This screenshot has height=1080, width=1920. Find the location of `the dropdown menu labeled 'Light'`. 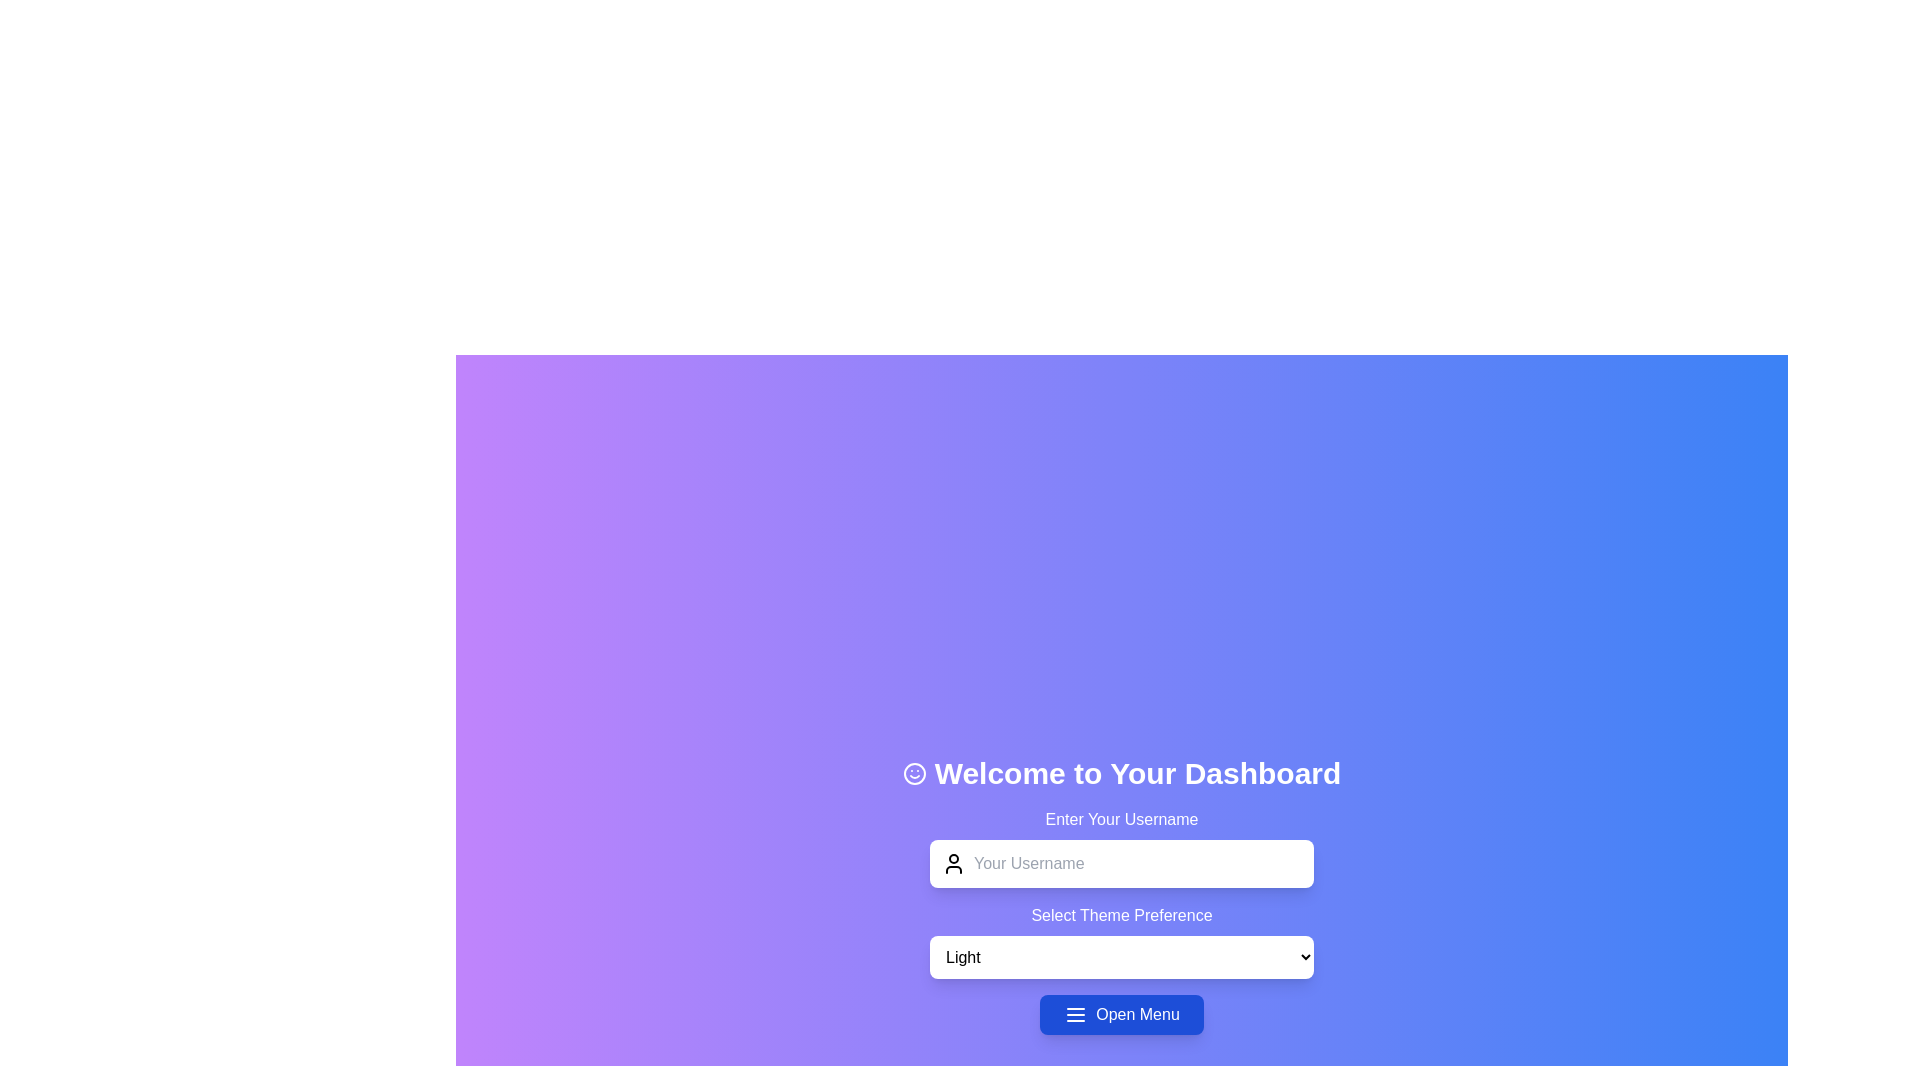

the dropdown menu labeled 'Light' is located at coordinates (1122, 955).